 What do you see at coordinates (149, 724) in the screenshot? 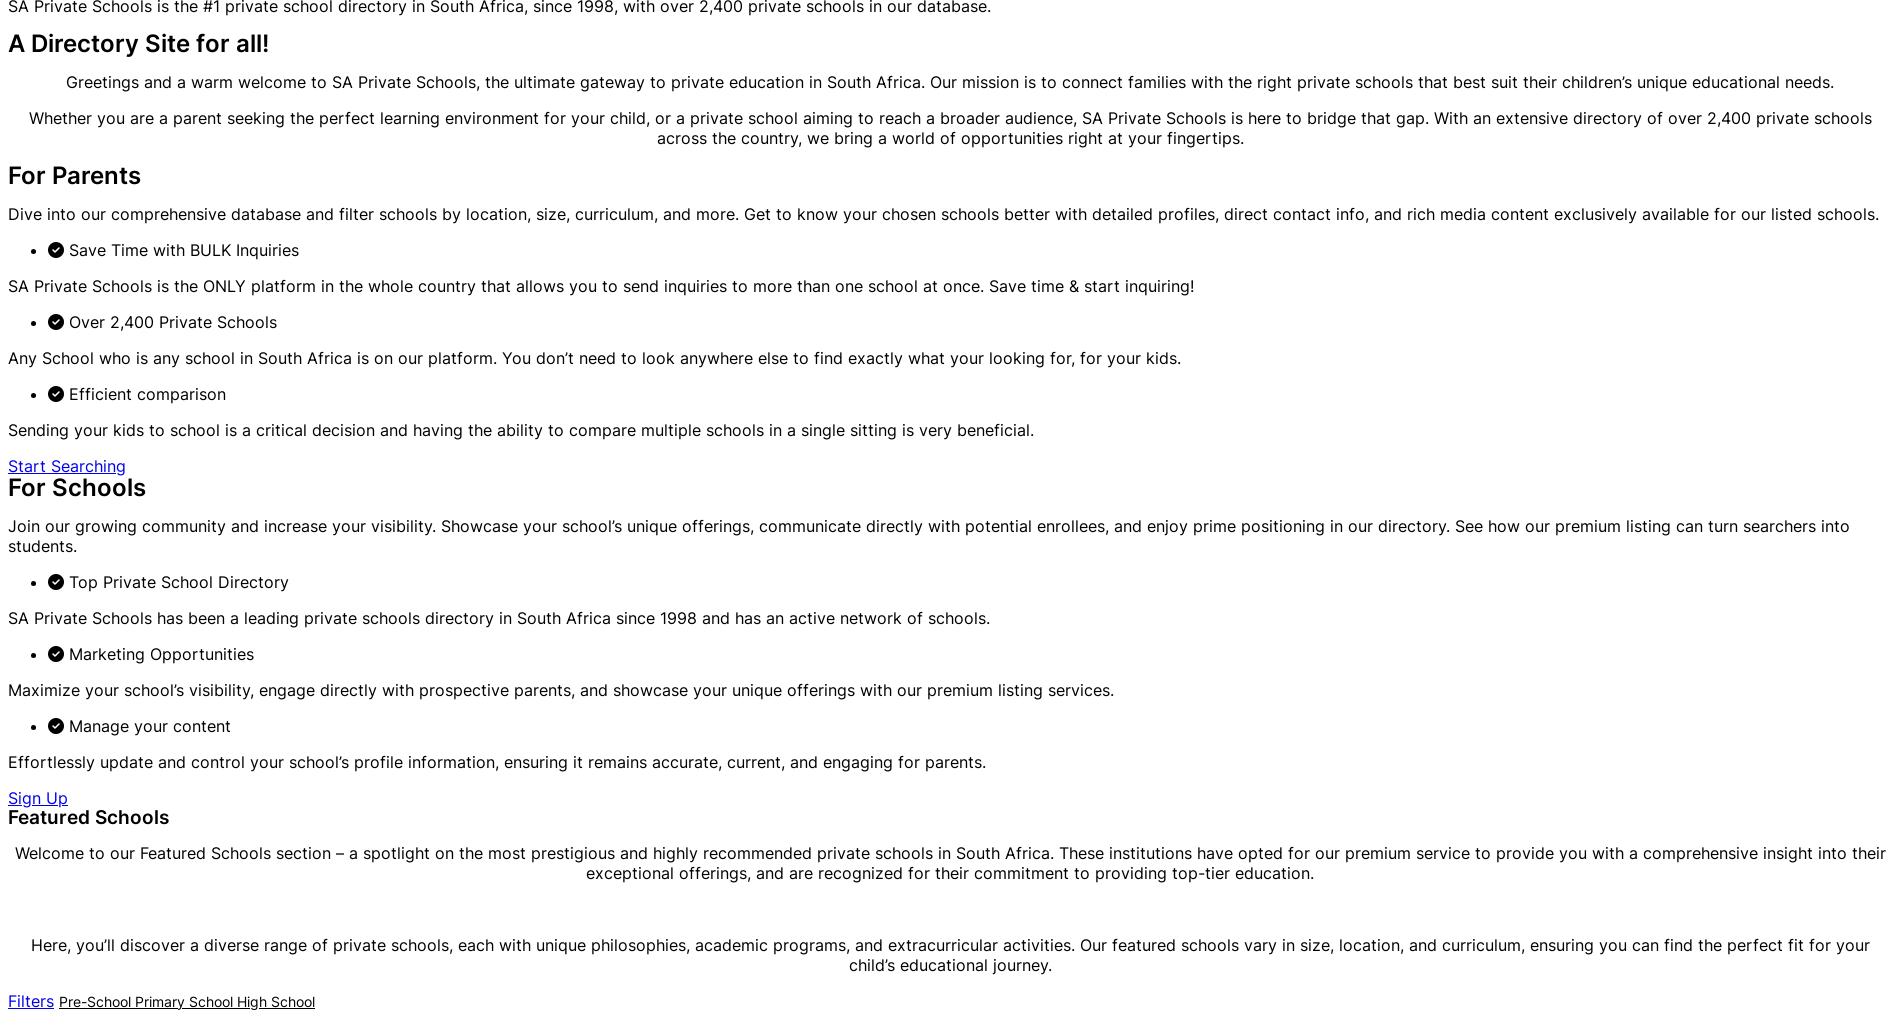
I see `'Manage your content'` at bounding box center [149, 724].